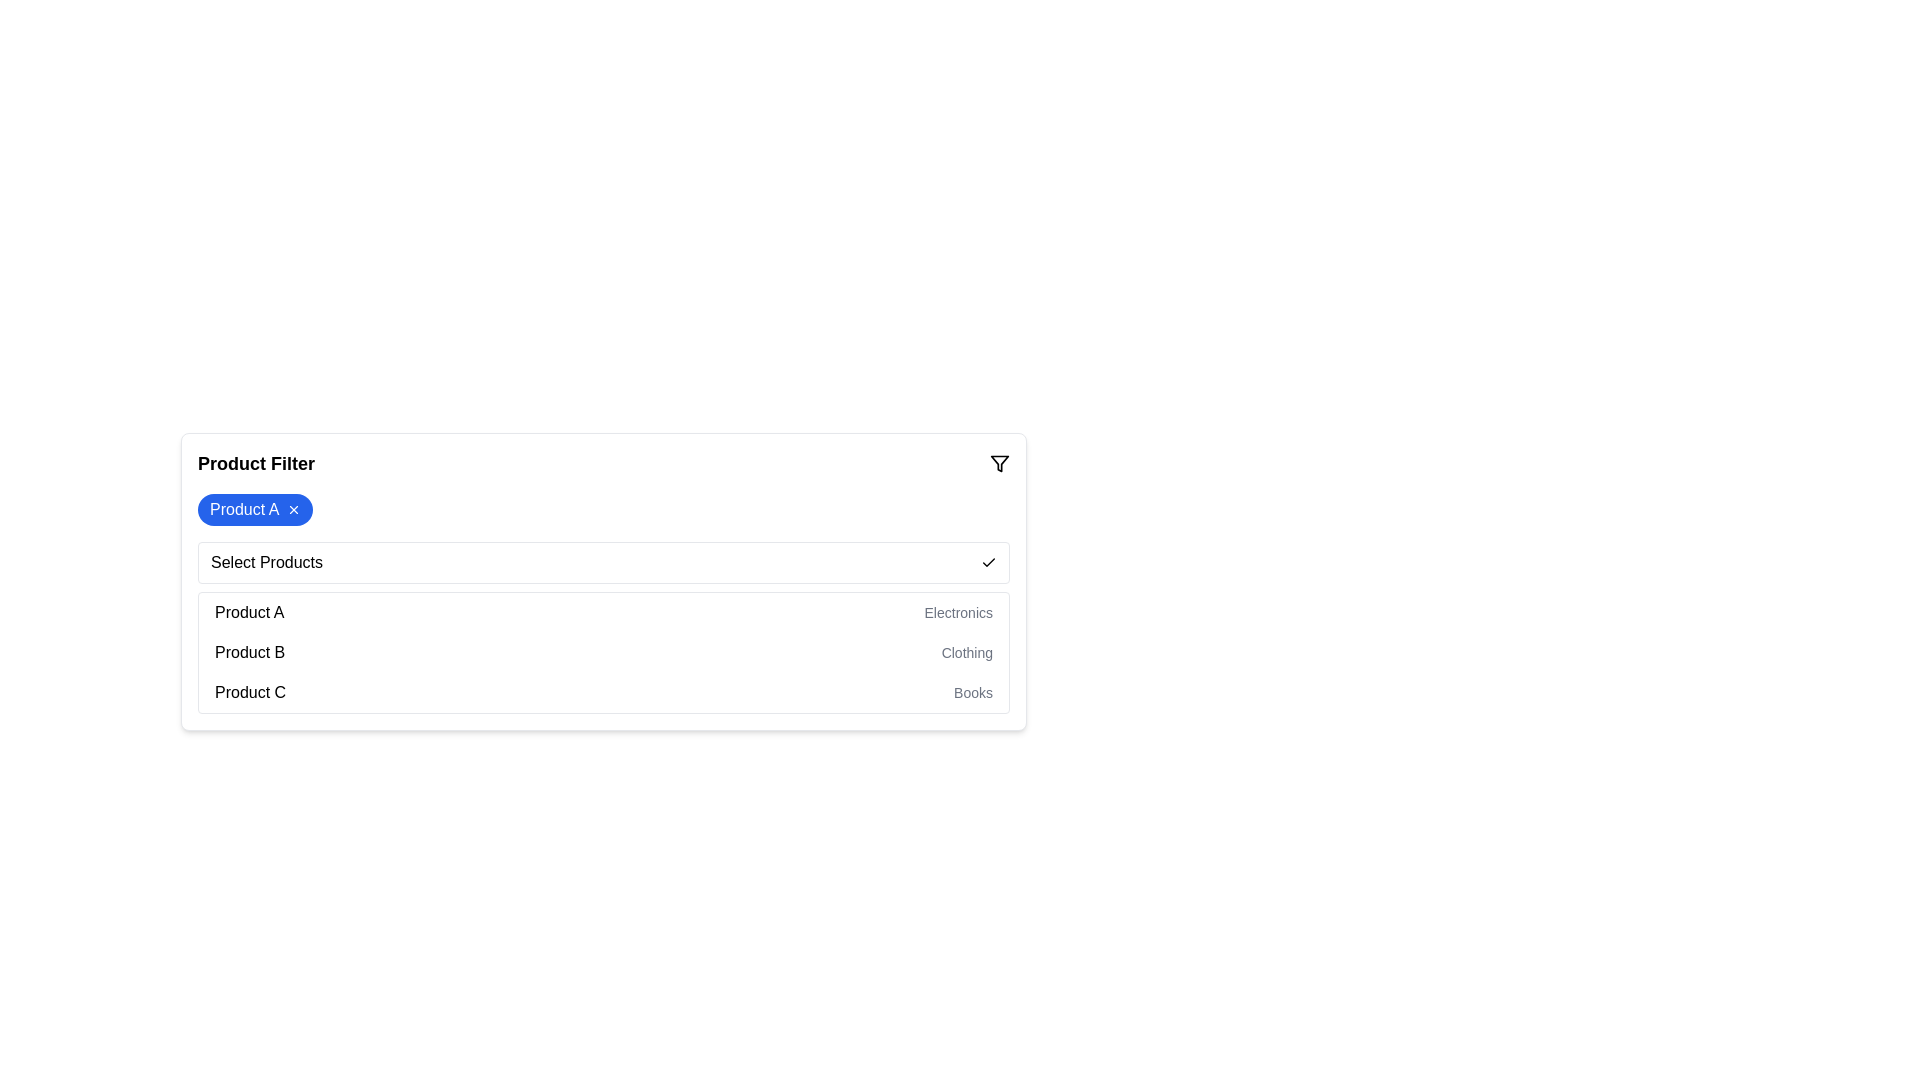  I want to click on the Checkmark icon located at the far right end of the 'Select Products' row, so click(988, 563).